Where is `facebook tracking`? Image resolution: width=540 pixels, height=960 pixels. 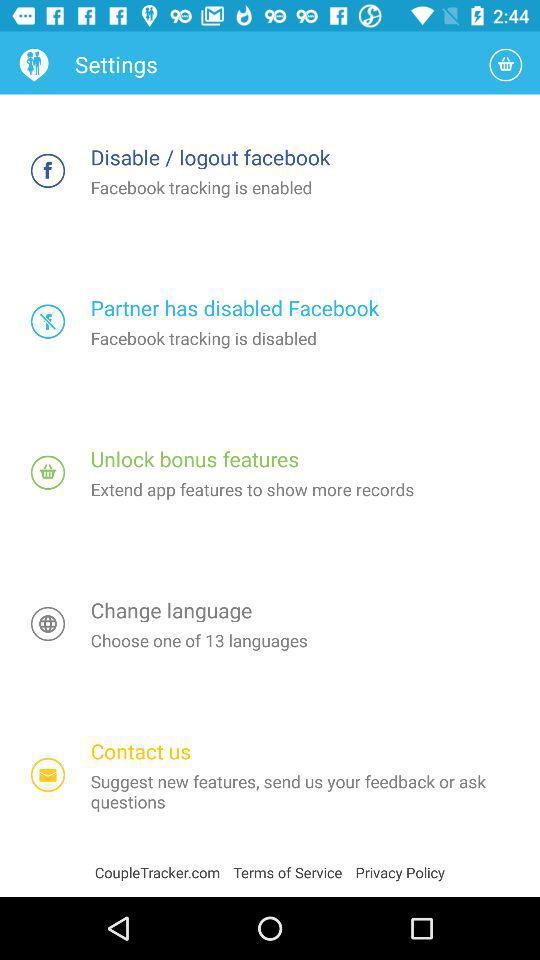
facebook tracking is located at coordinates (48, 169).